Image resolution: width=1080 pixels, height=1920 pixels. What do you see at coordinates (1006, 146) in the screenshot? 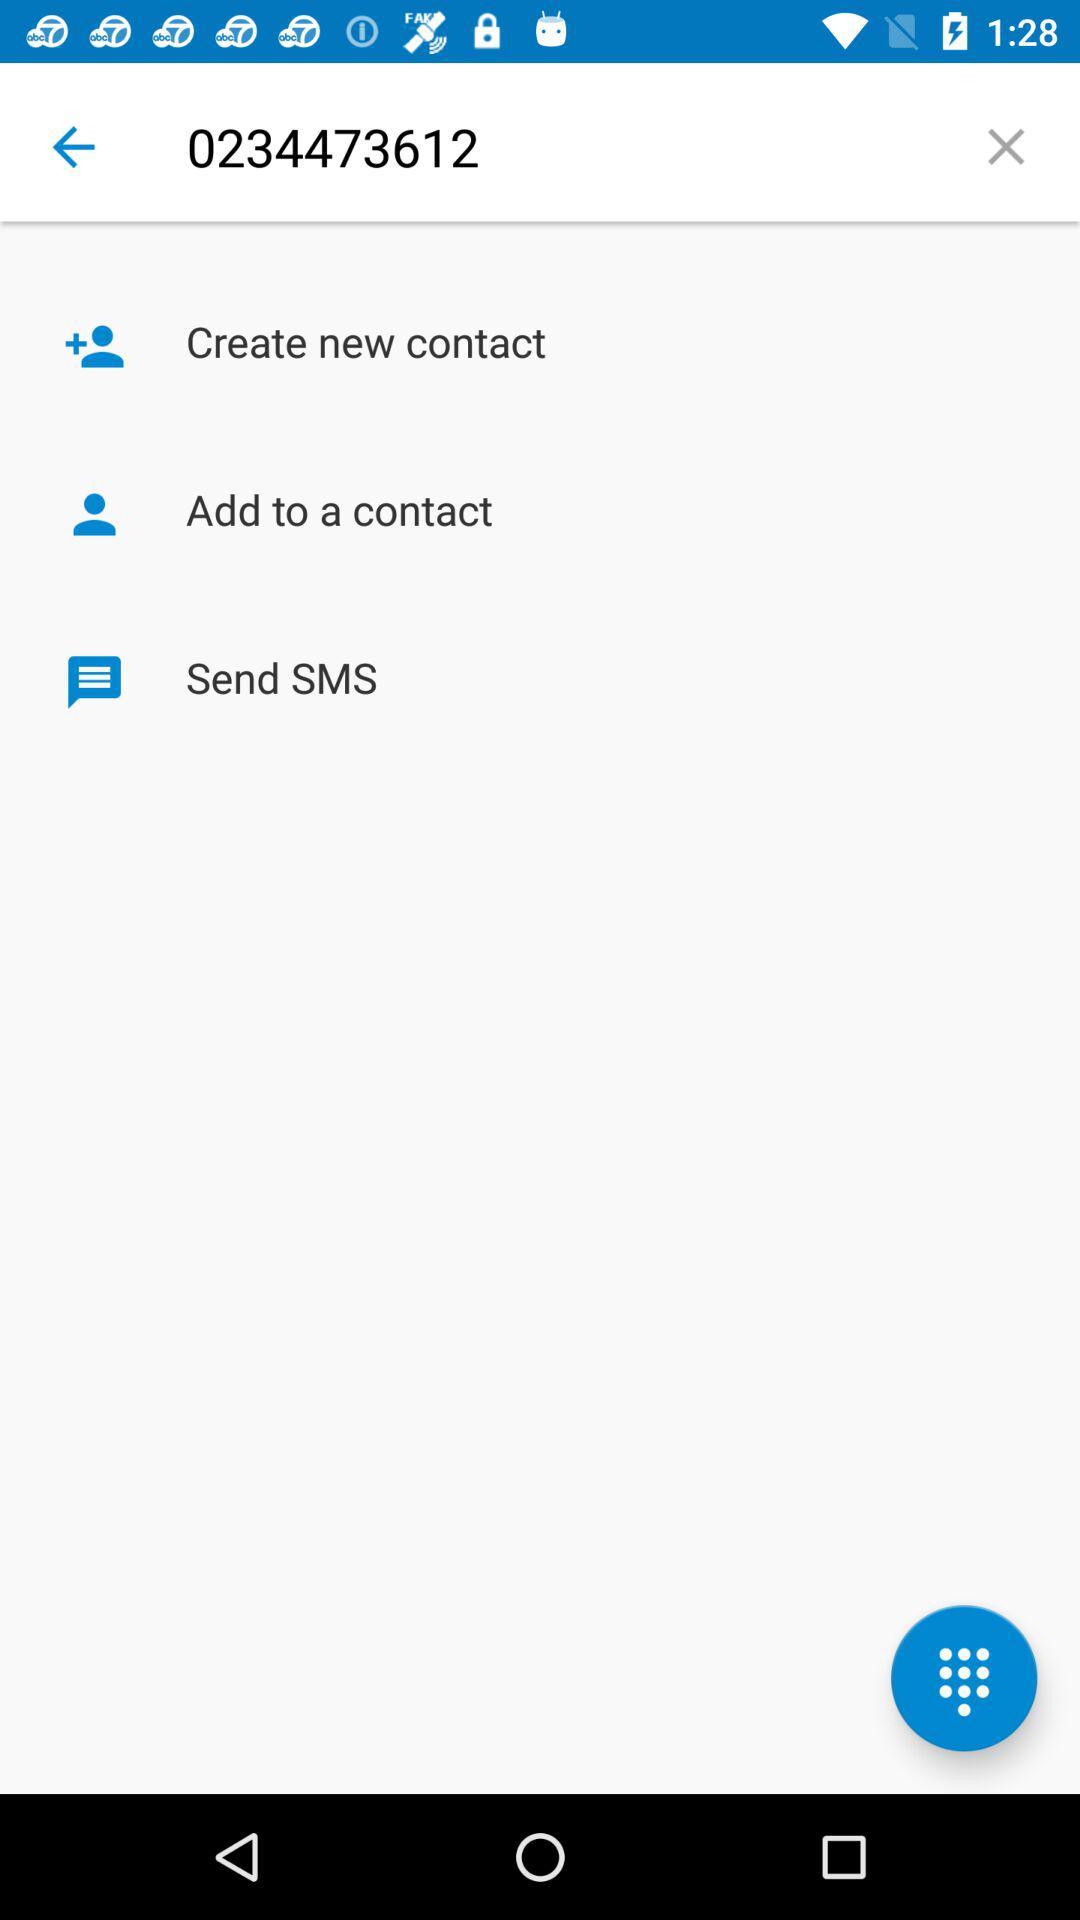
I see `icon at the top right corner` at bounding box center [1006, 146].